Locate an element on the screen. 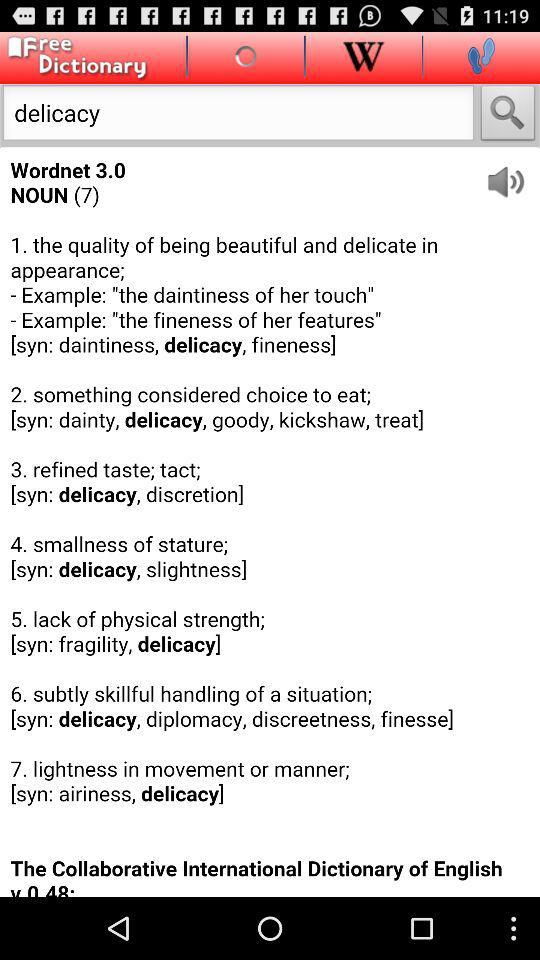 Image resolution: width=540 pixels, height=960 pixels. dictionary is located at coordinates (73, 57).